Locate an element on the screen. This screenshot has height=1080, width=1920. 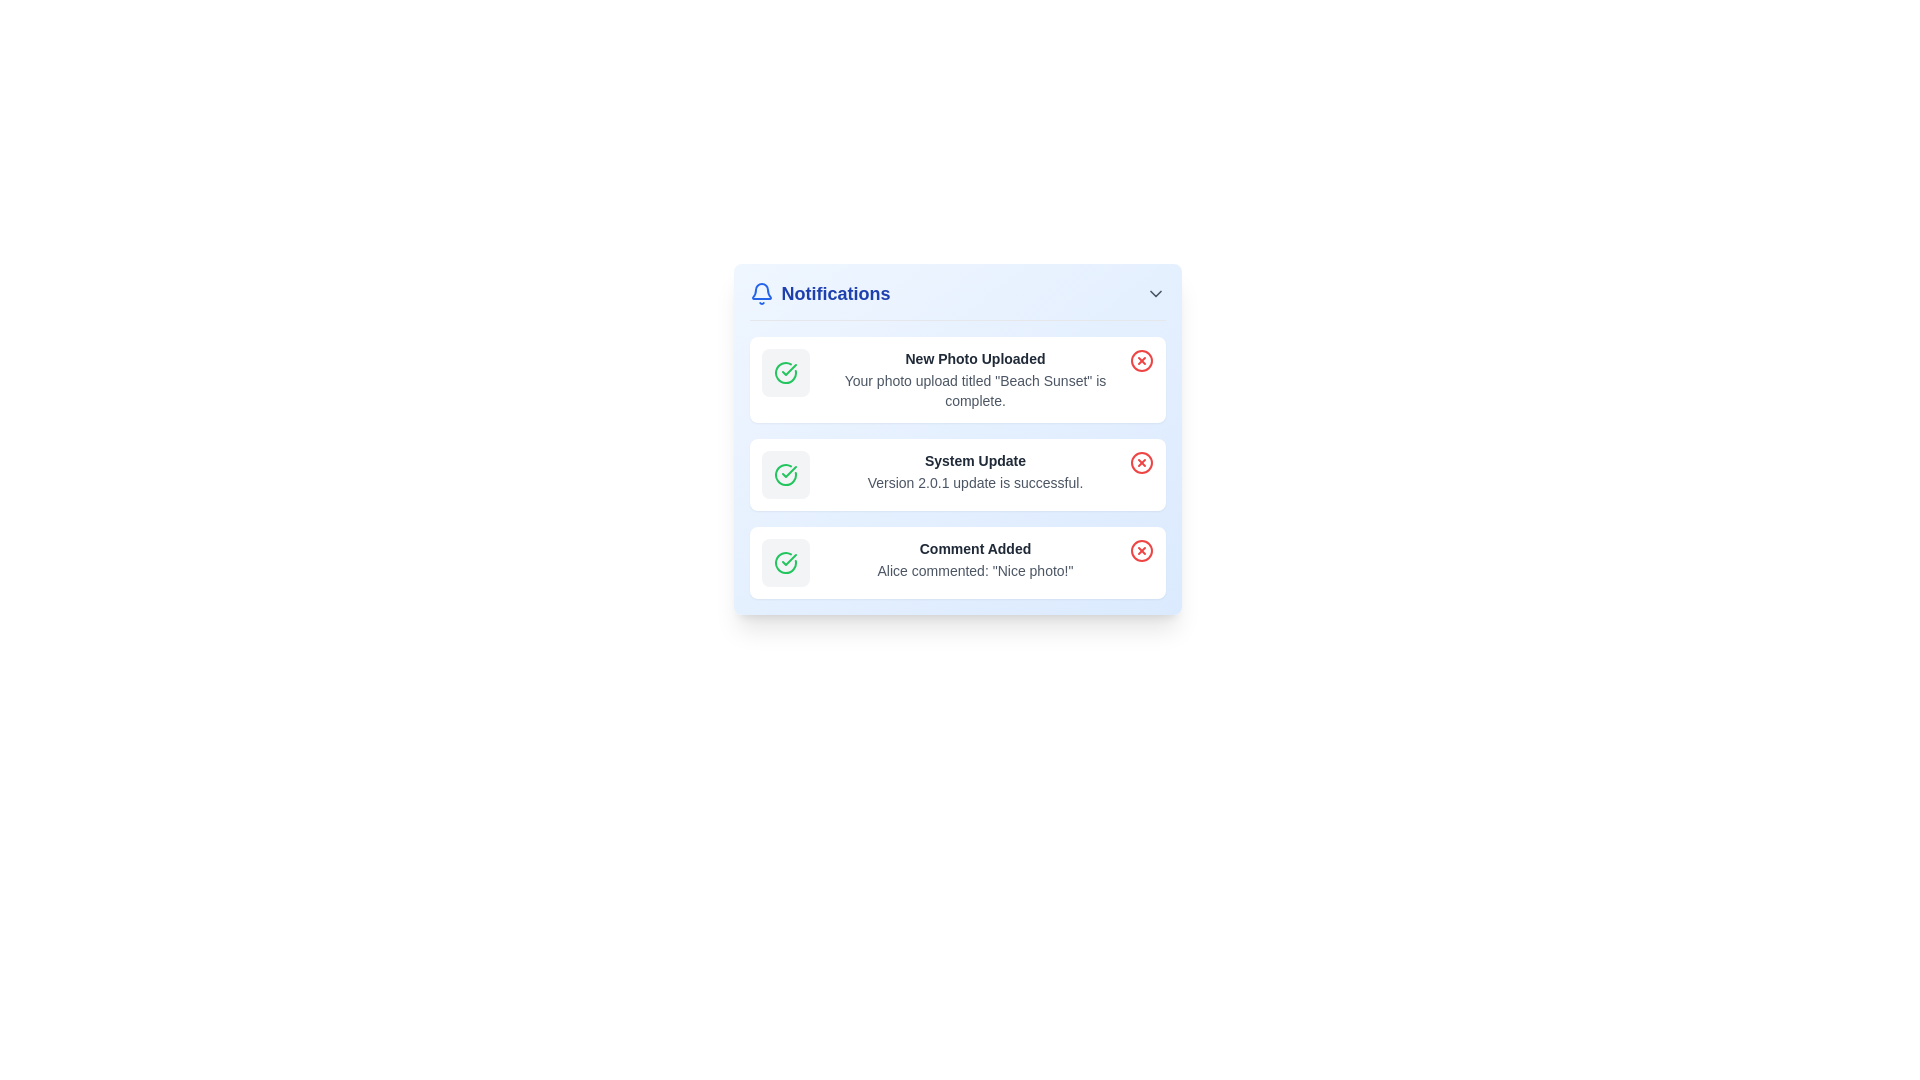
the green check mark icon located in the second notification item of the list, which indicates a system update message is located at coordinates (787, 471).